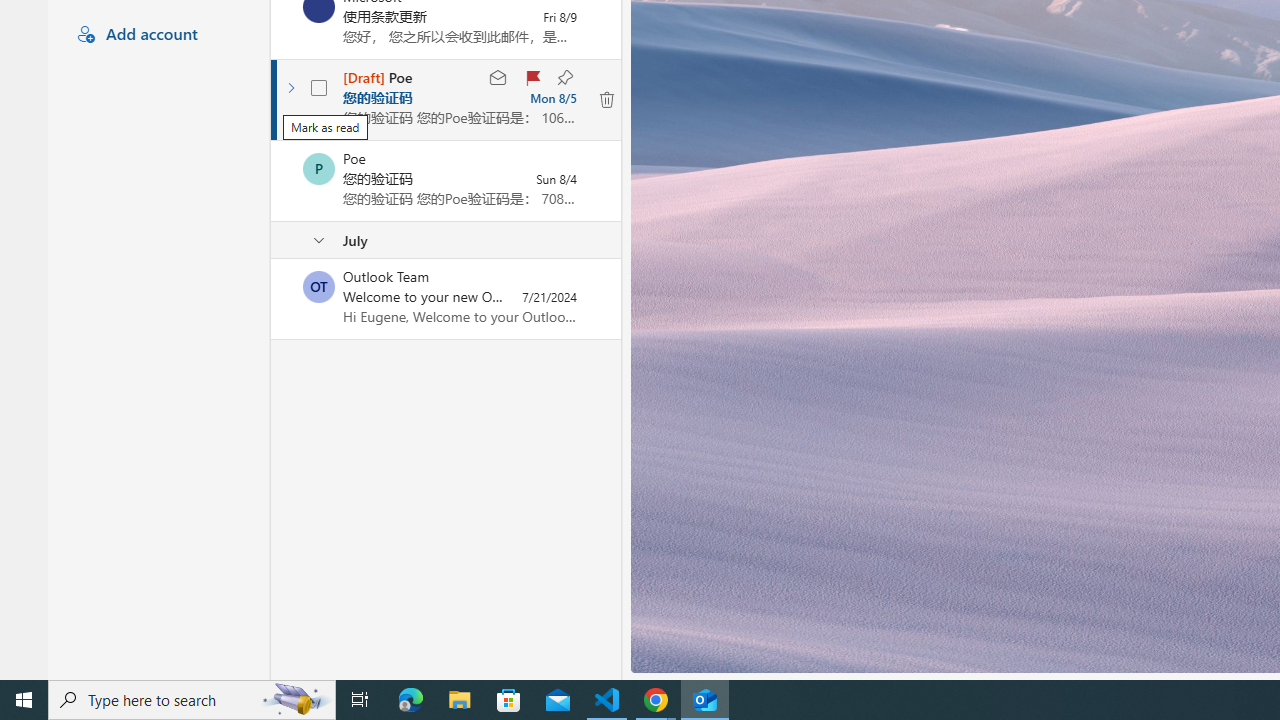 The image size is (1280, 720). What do you see at coordinates (564, 77) in the screenshot?
I see `'Keep this message at the top of your folder'` at bounding box center [564, 77].